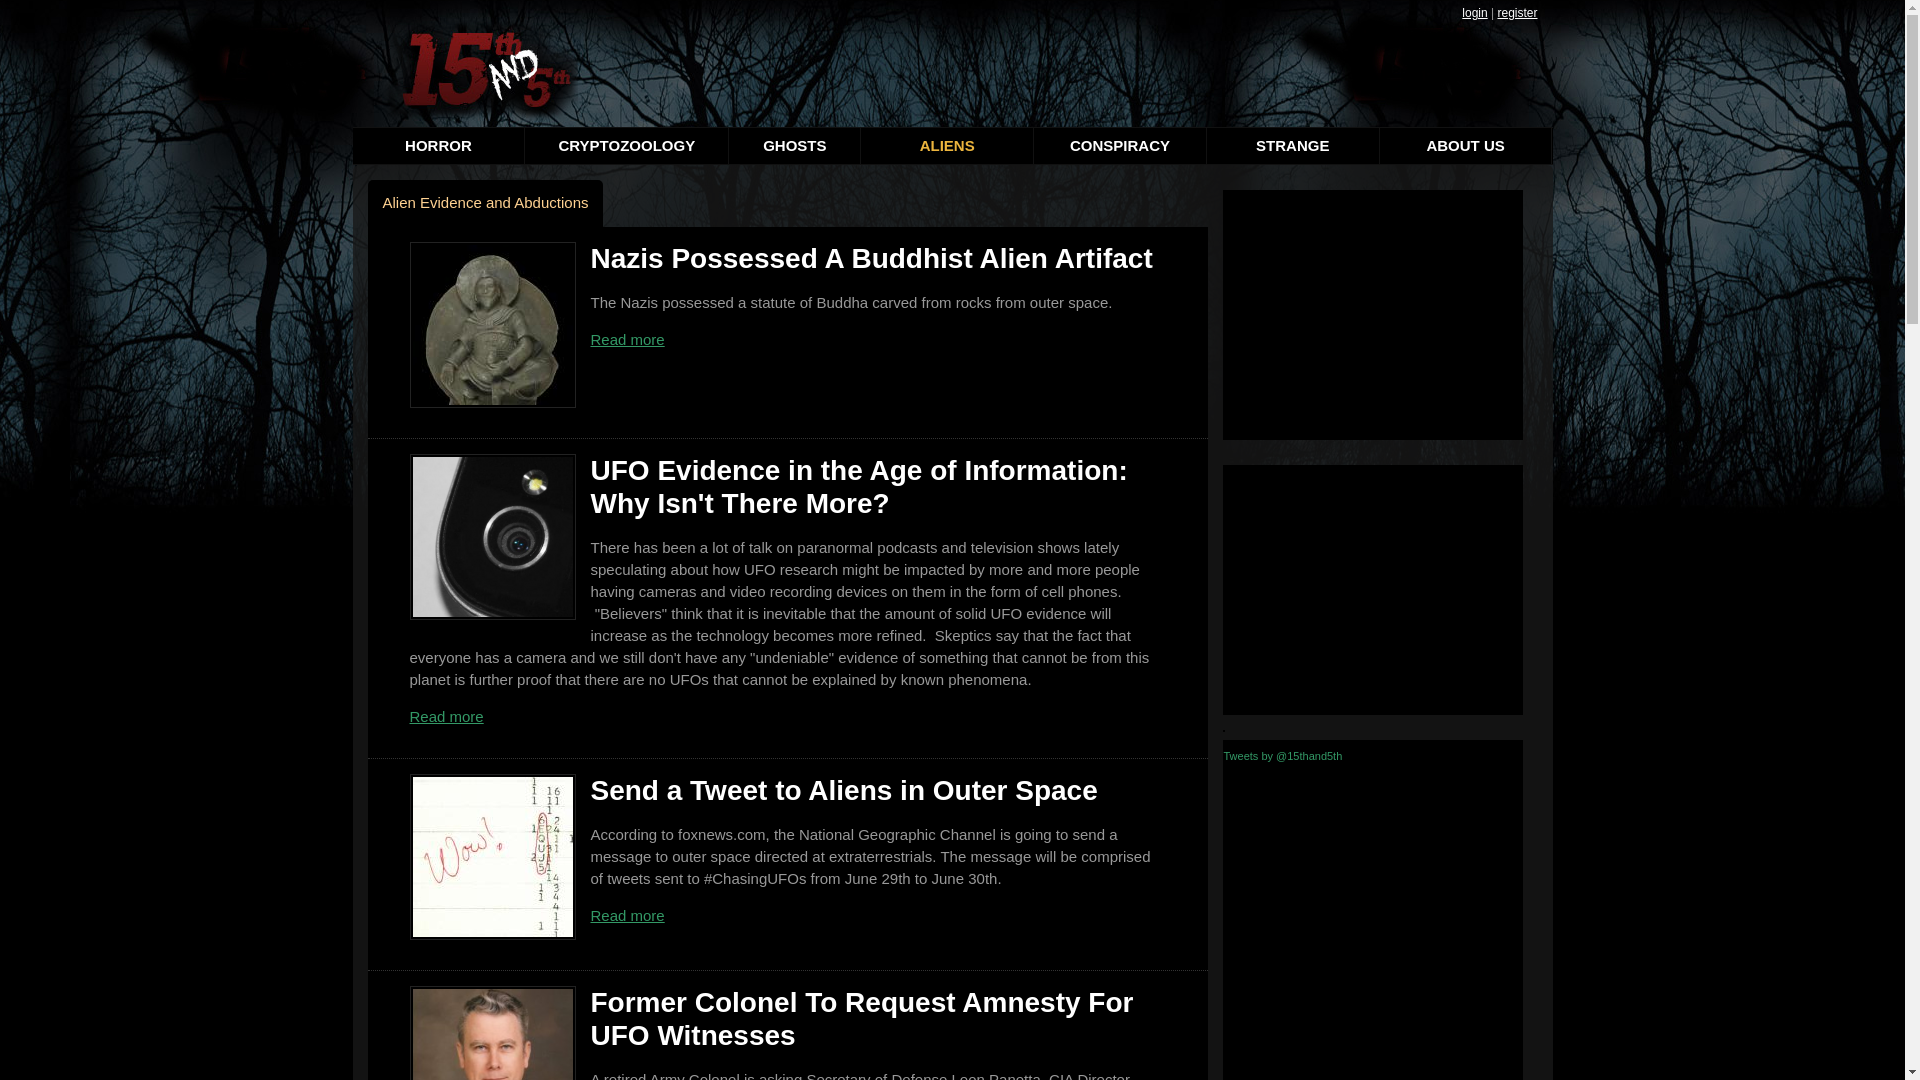  What do you see at coordinates (626, 145) in the screenshot?
I see `'CRYPTOZOOLOGY'` at bounding box center [626, 145].